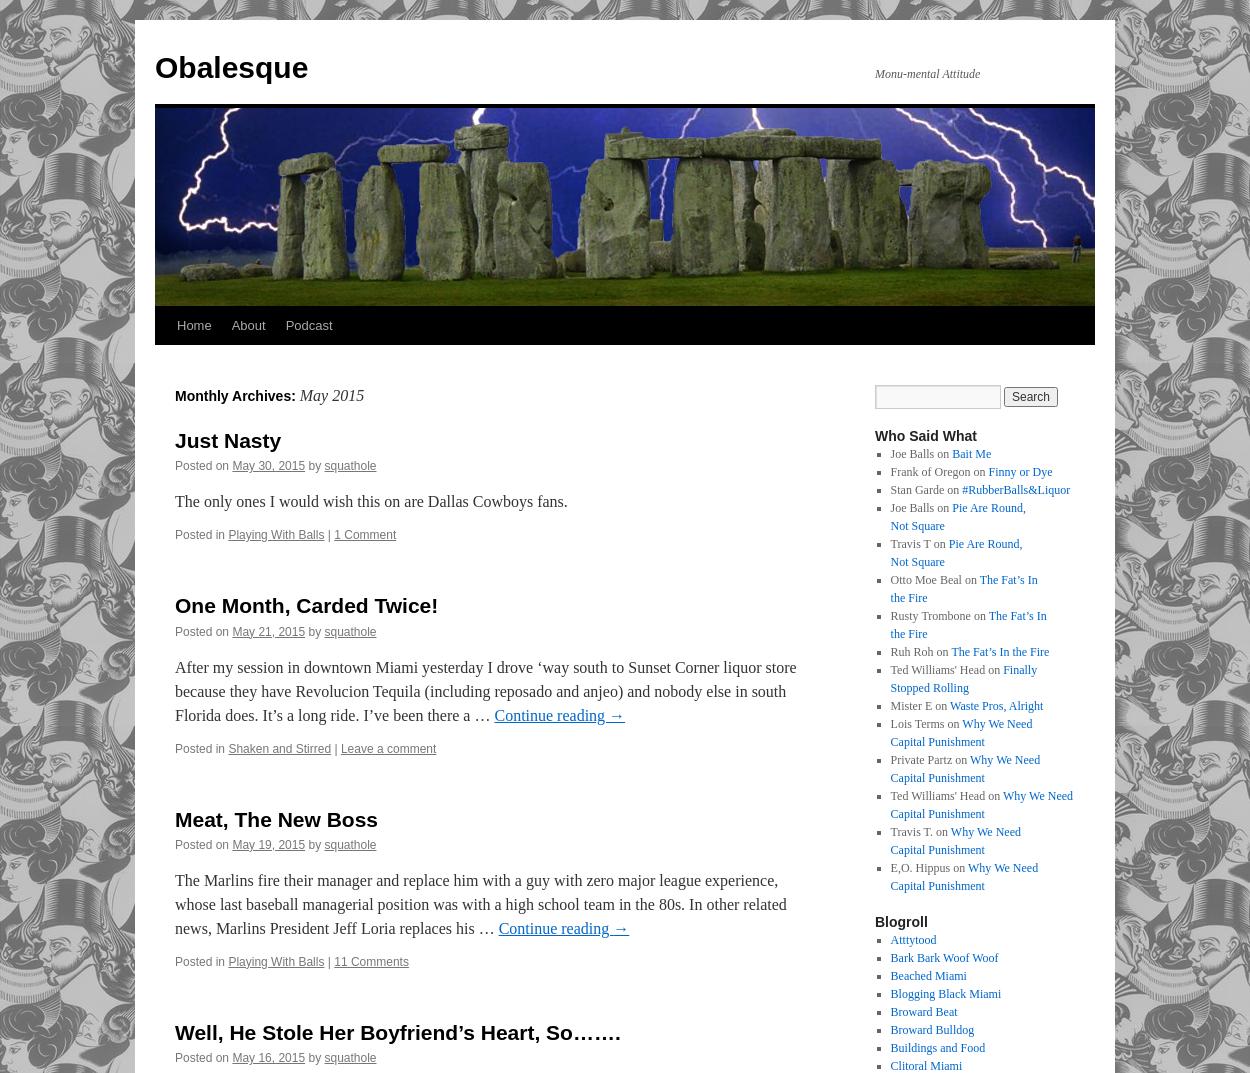  I want to click on 'Broward Bulldog', so click(932, 1029).